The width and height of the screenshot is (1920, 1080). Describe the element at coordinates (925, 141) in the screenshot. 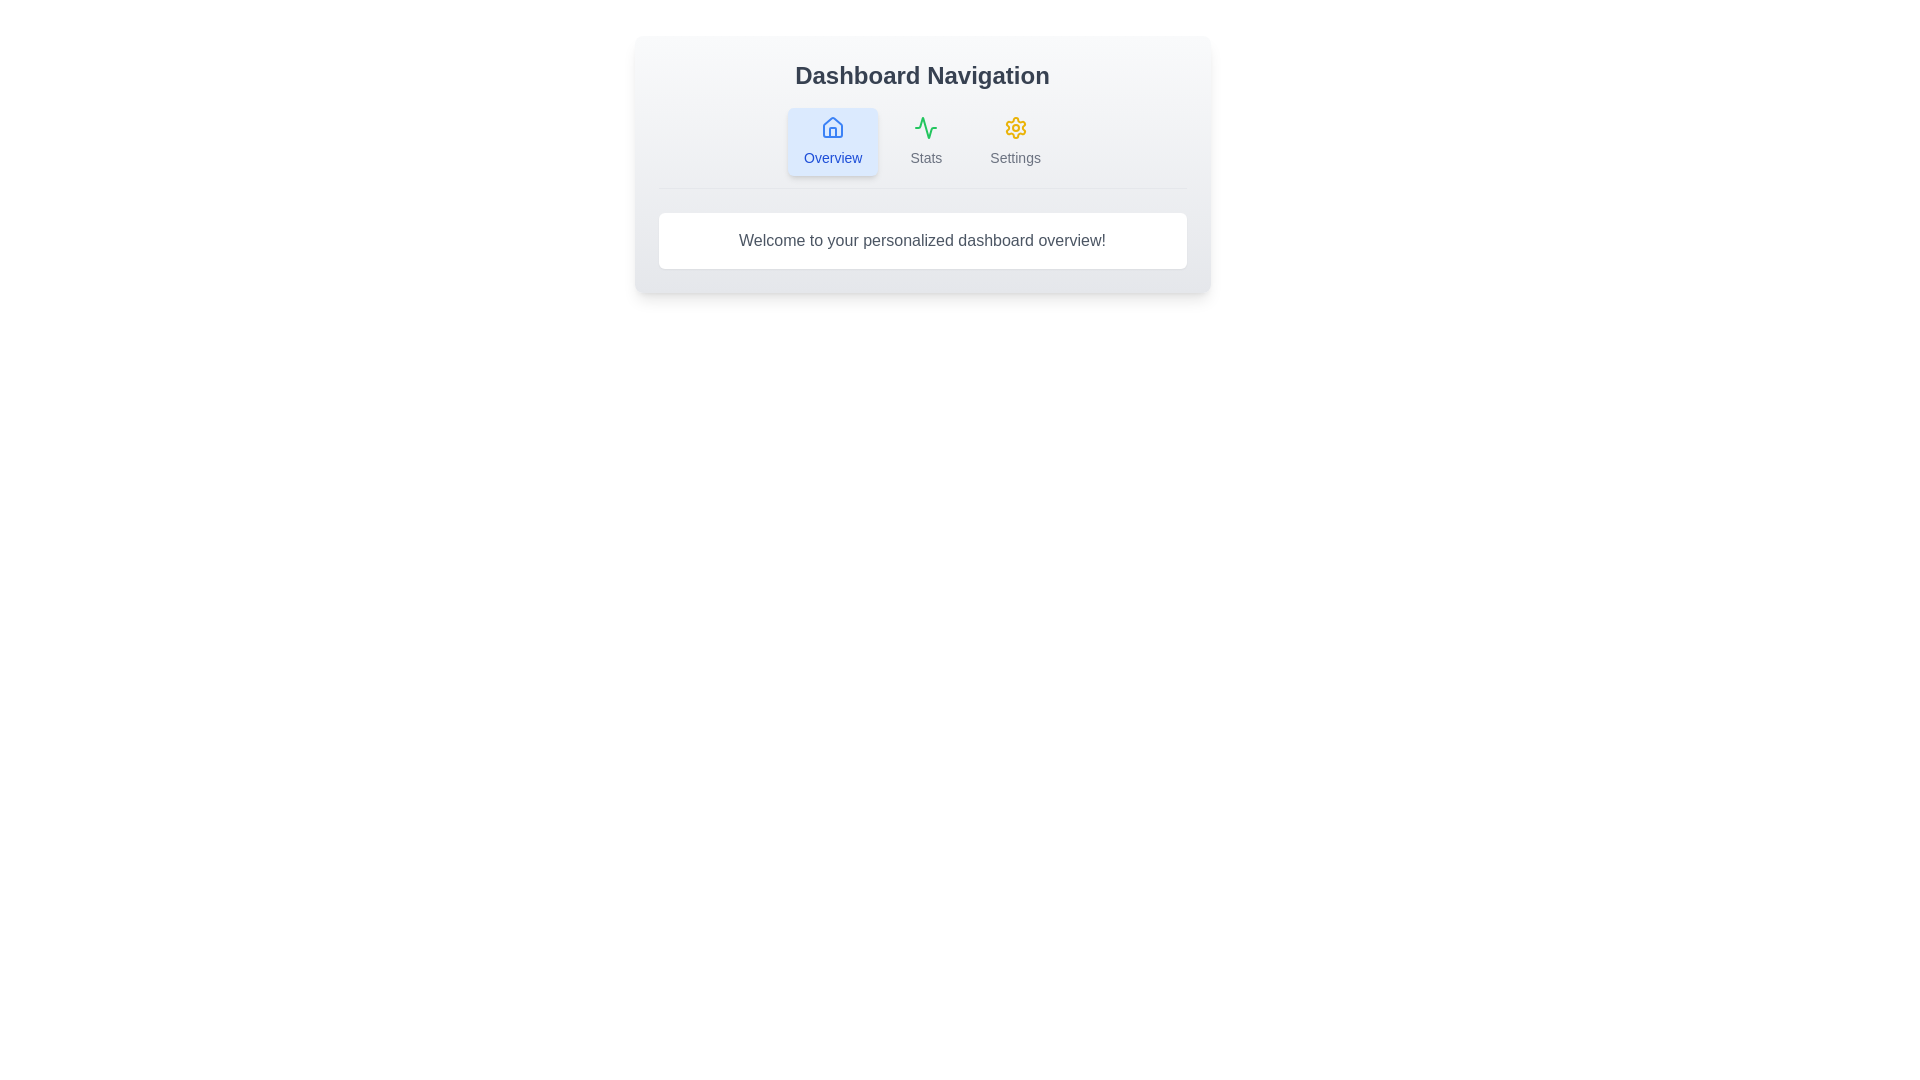

I see `the Stats tab to navigate to its section` at that location.